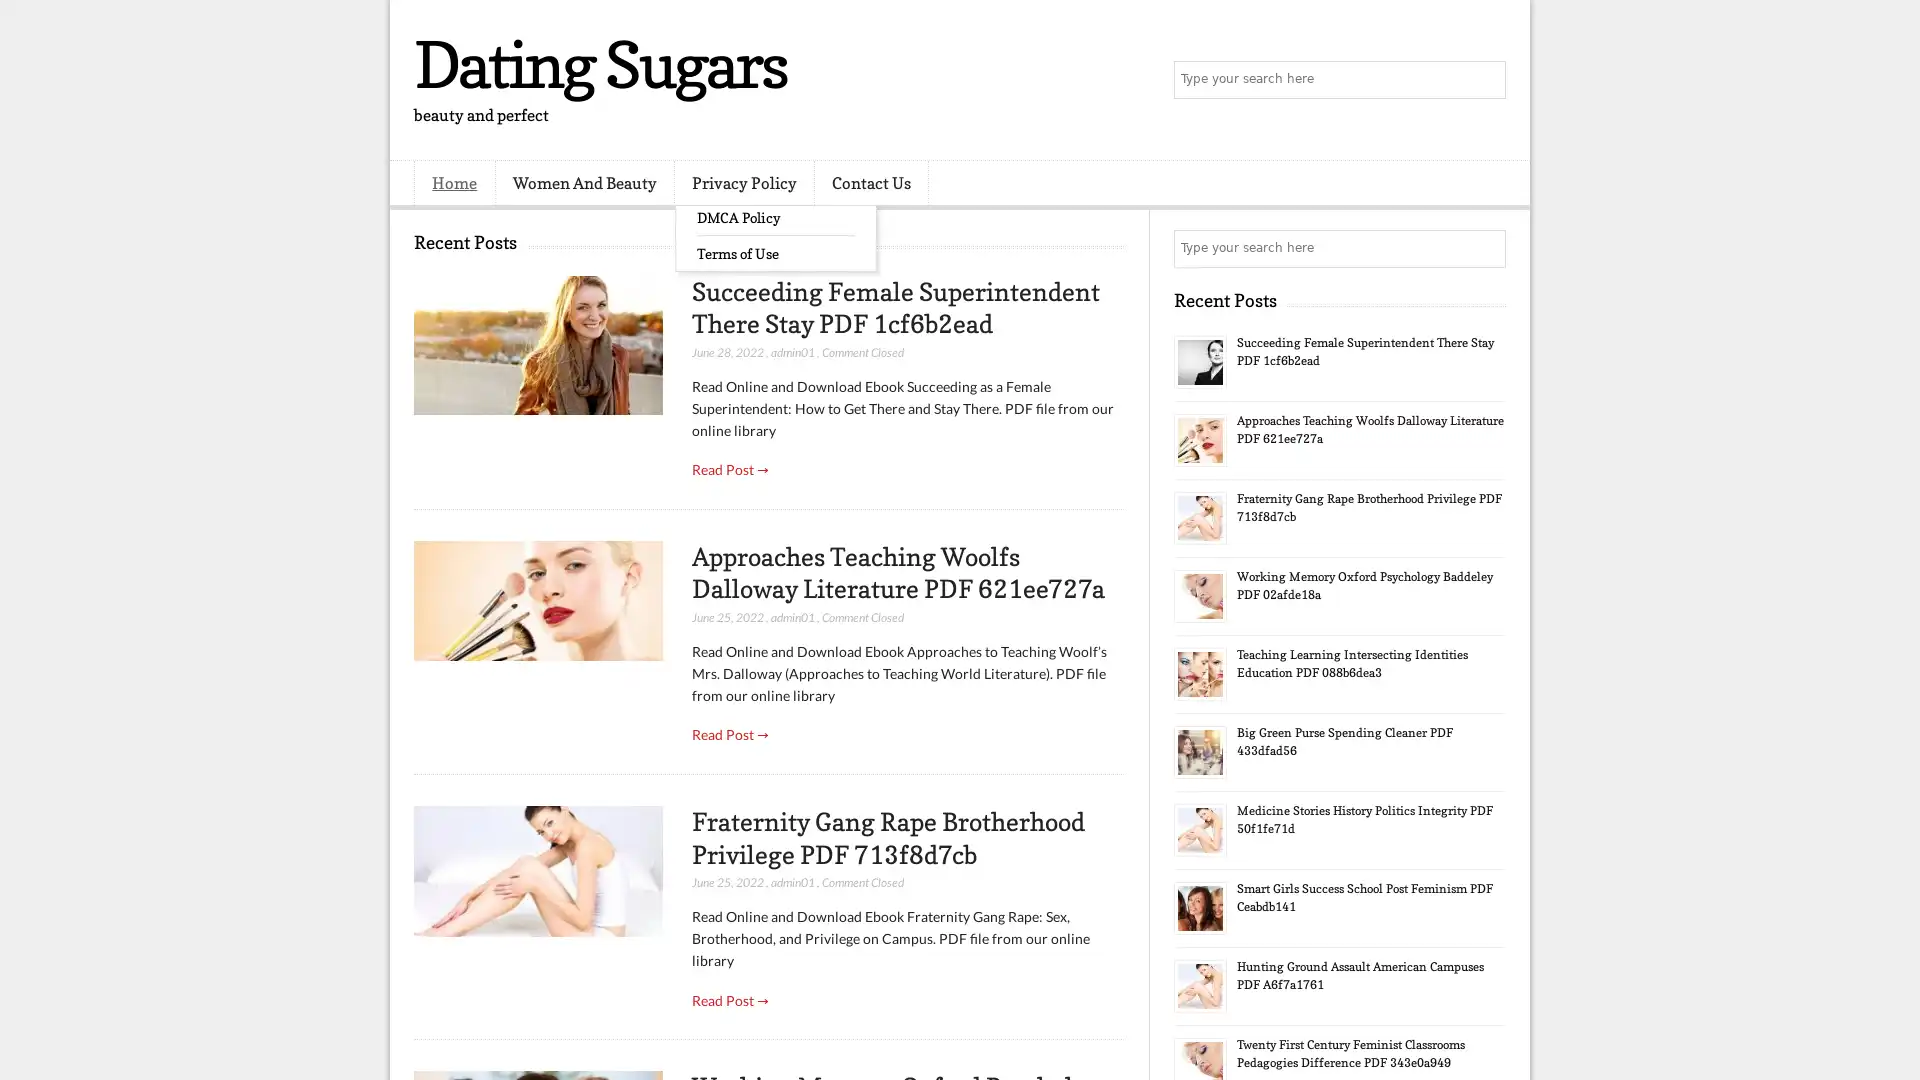 The height and width of the screenshot is (1080, 1920). What do you see at coordinates (1485, 248) in the screenshot?
I see `Search` at bounding box center [1485, 248].